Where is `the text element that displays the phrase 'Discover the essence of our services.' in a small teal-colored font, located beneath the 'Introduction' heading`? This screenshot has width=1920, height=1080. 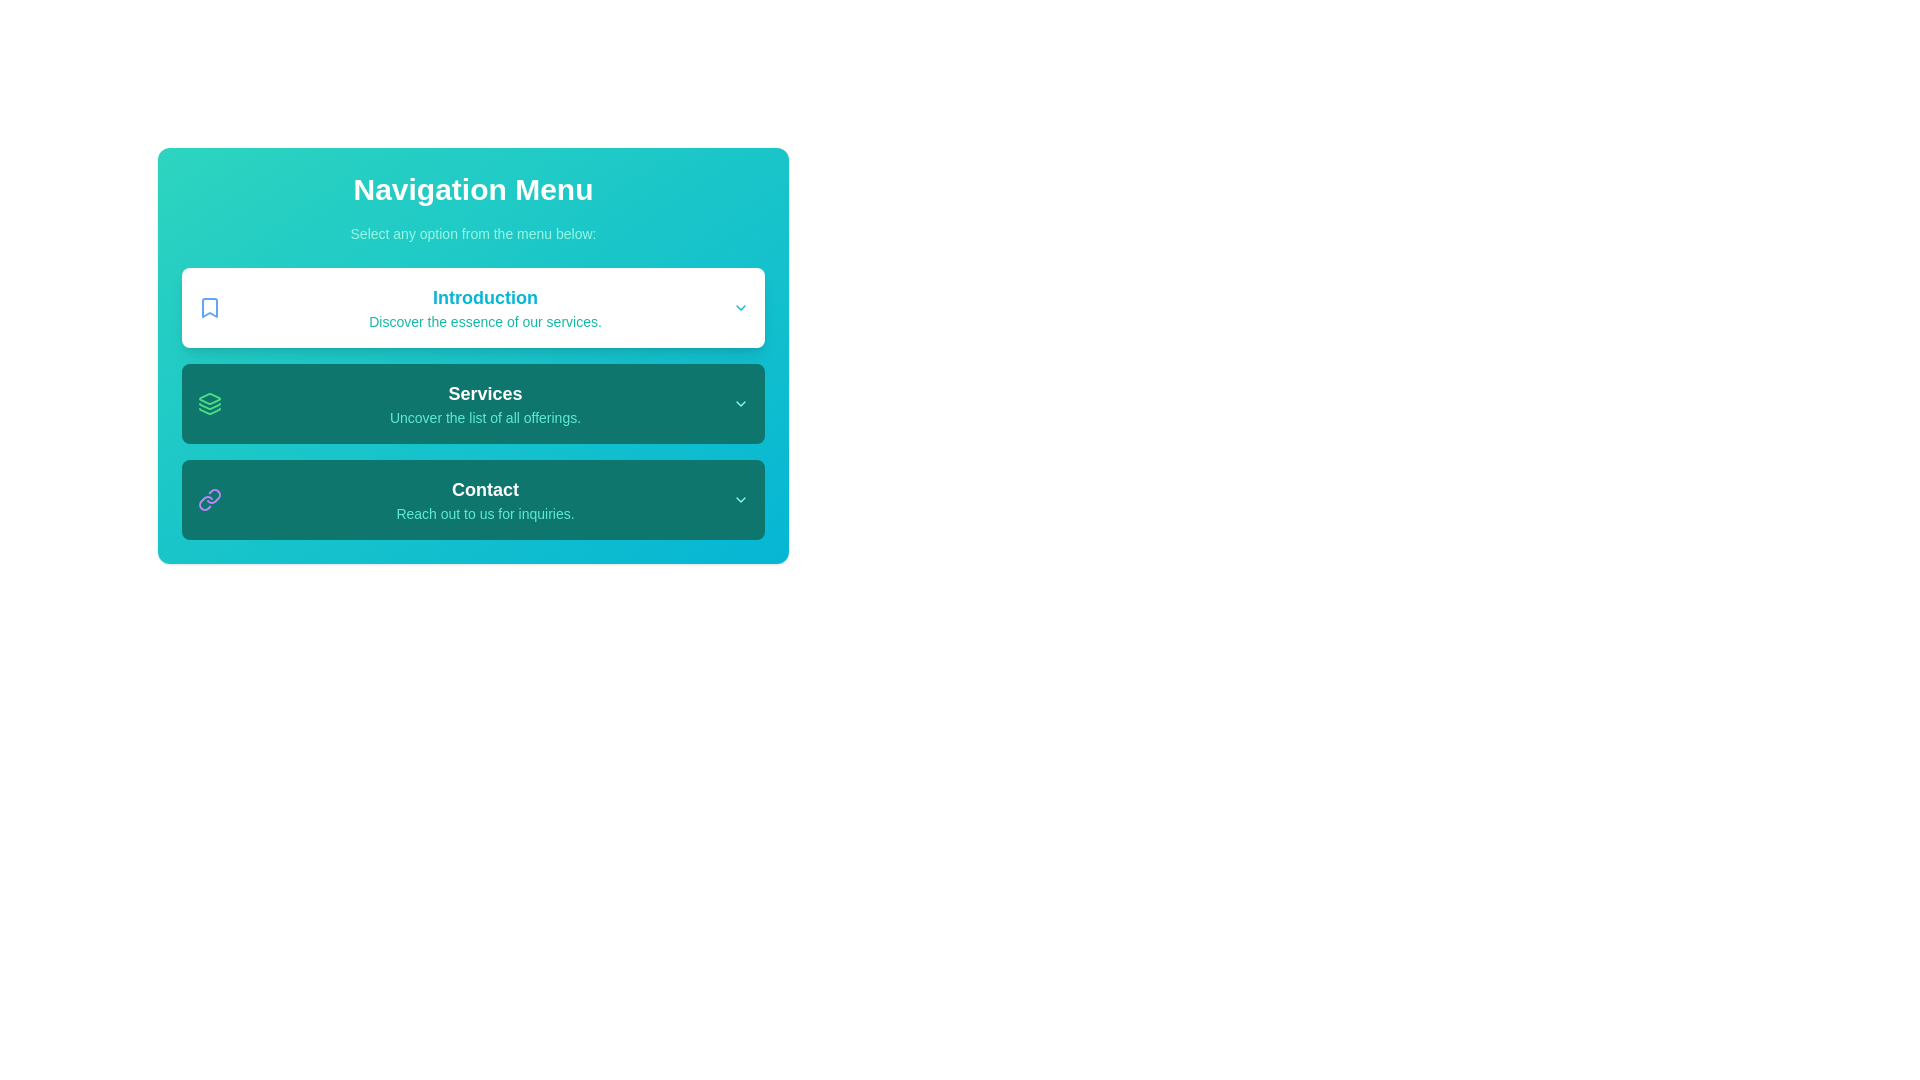 the text element that displays the phrase 'Discover the essence of our services.' in a small teal-colored font, located beneath the 'Introduction' heading is located at coordinates (485, 320).